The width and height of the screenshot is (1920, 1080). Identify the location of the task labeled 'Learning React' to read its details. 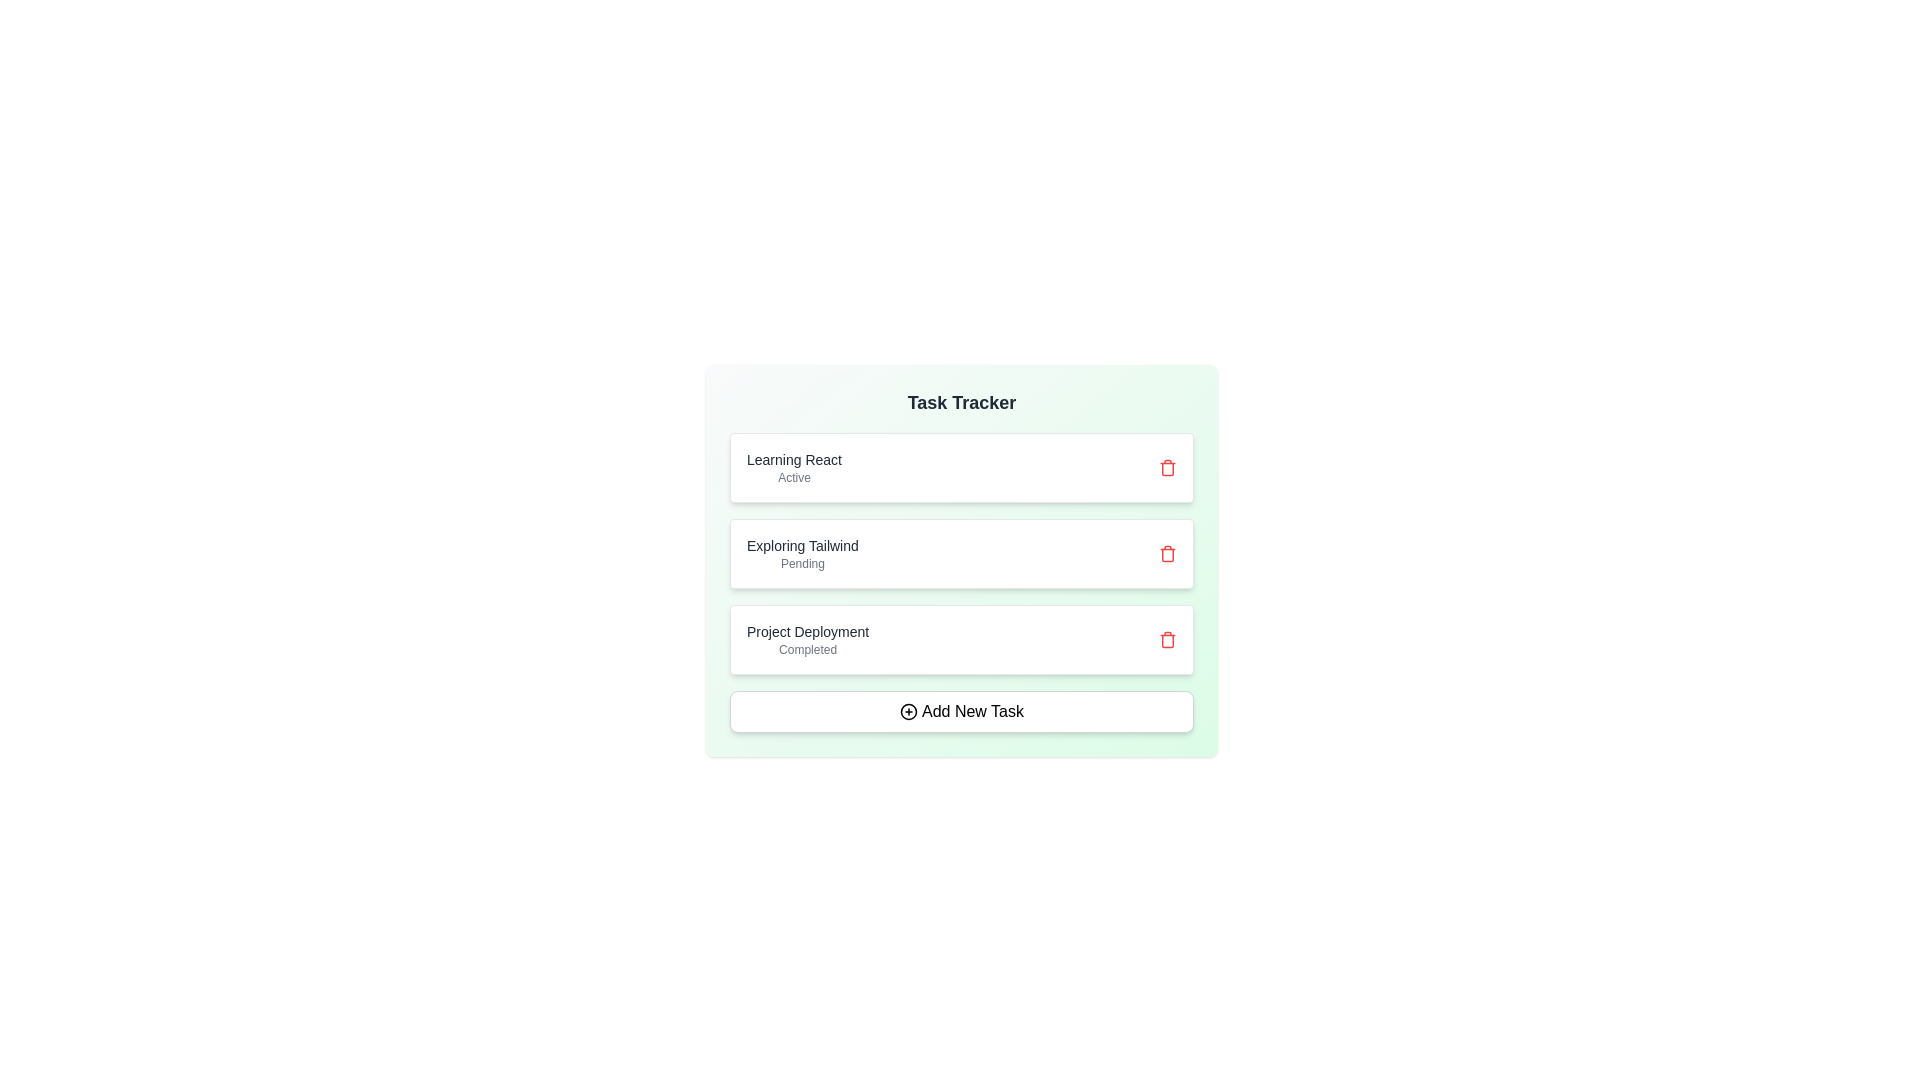
(792, 467).